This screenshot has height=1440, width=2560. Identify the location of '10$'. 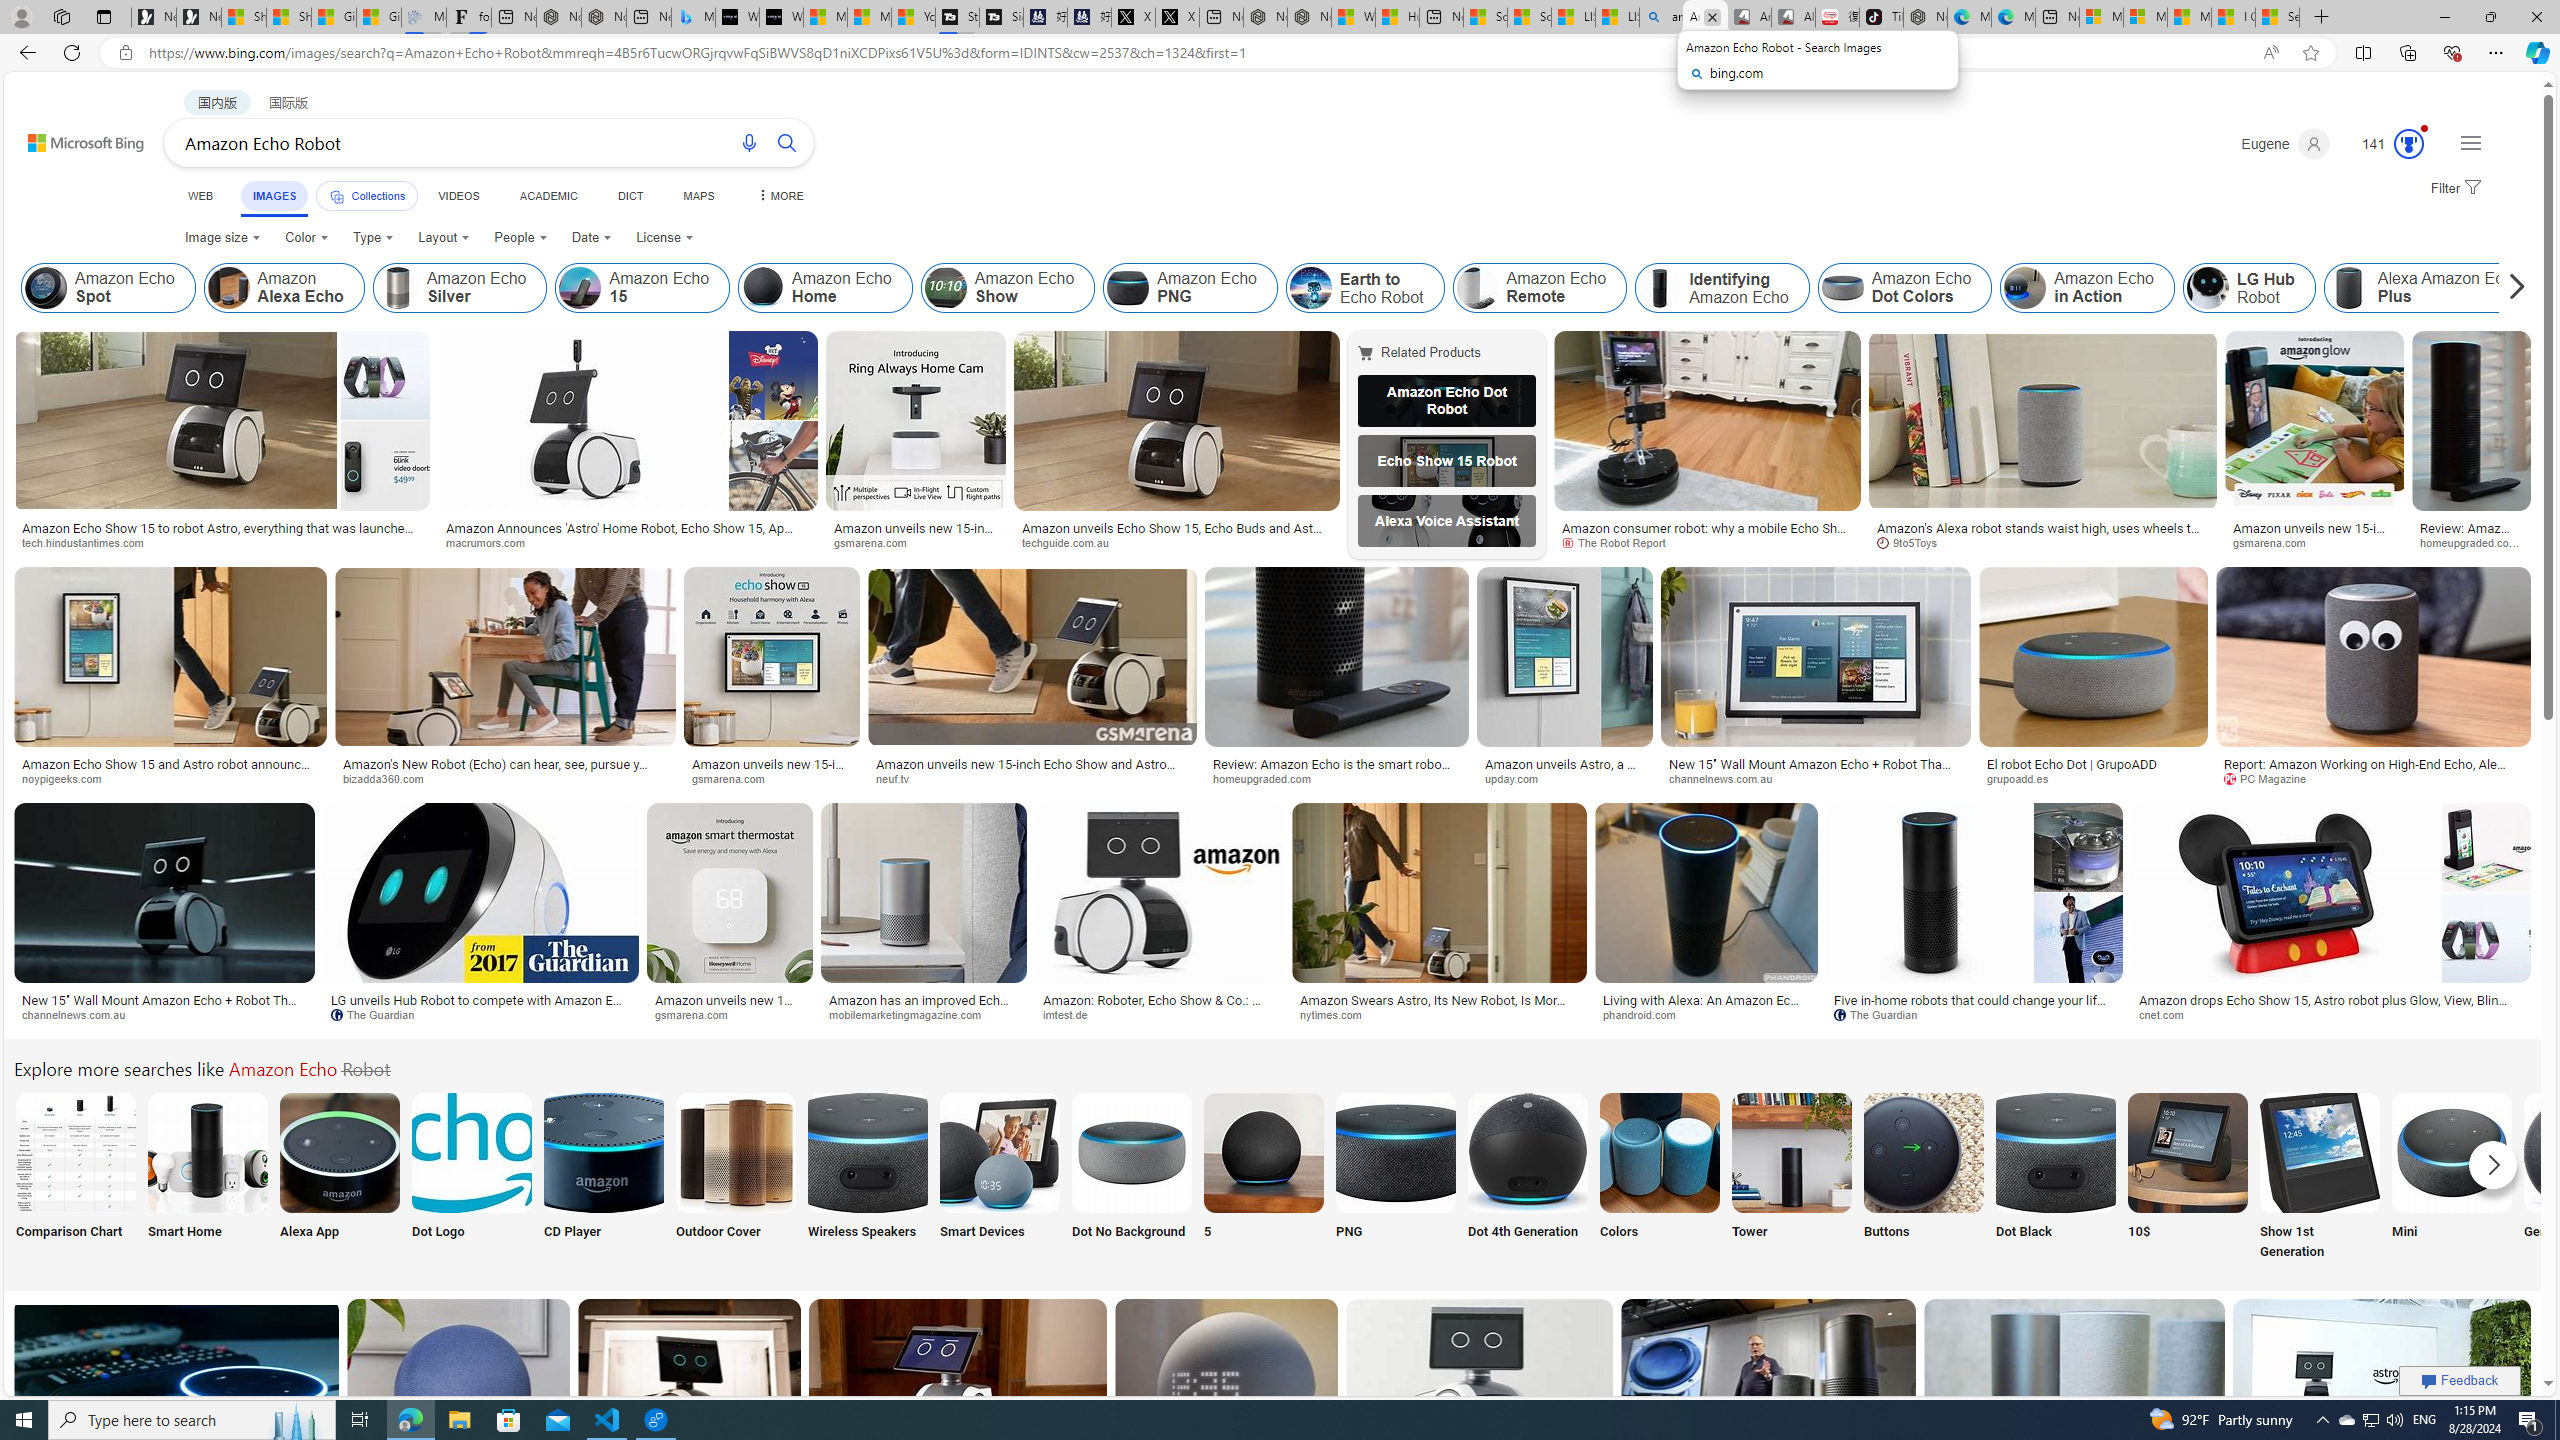
(2186, 1176).